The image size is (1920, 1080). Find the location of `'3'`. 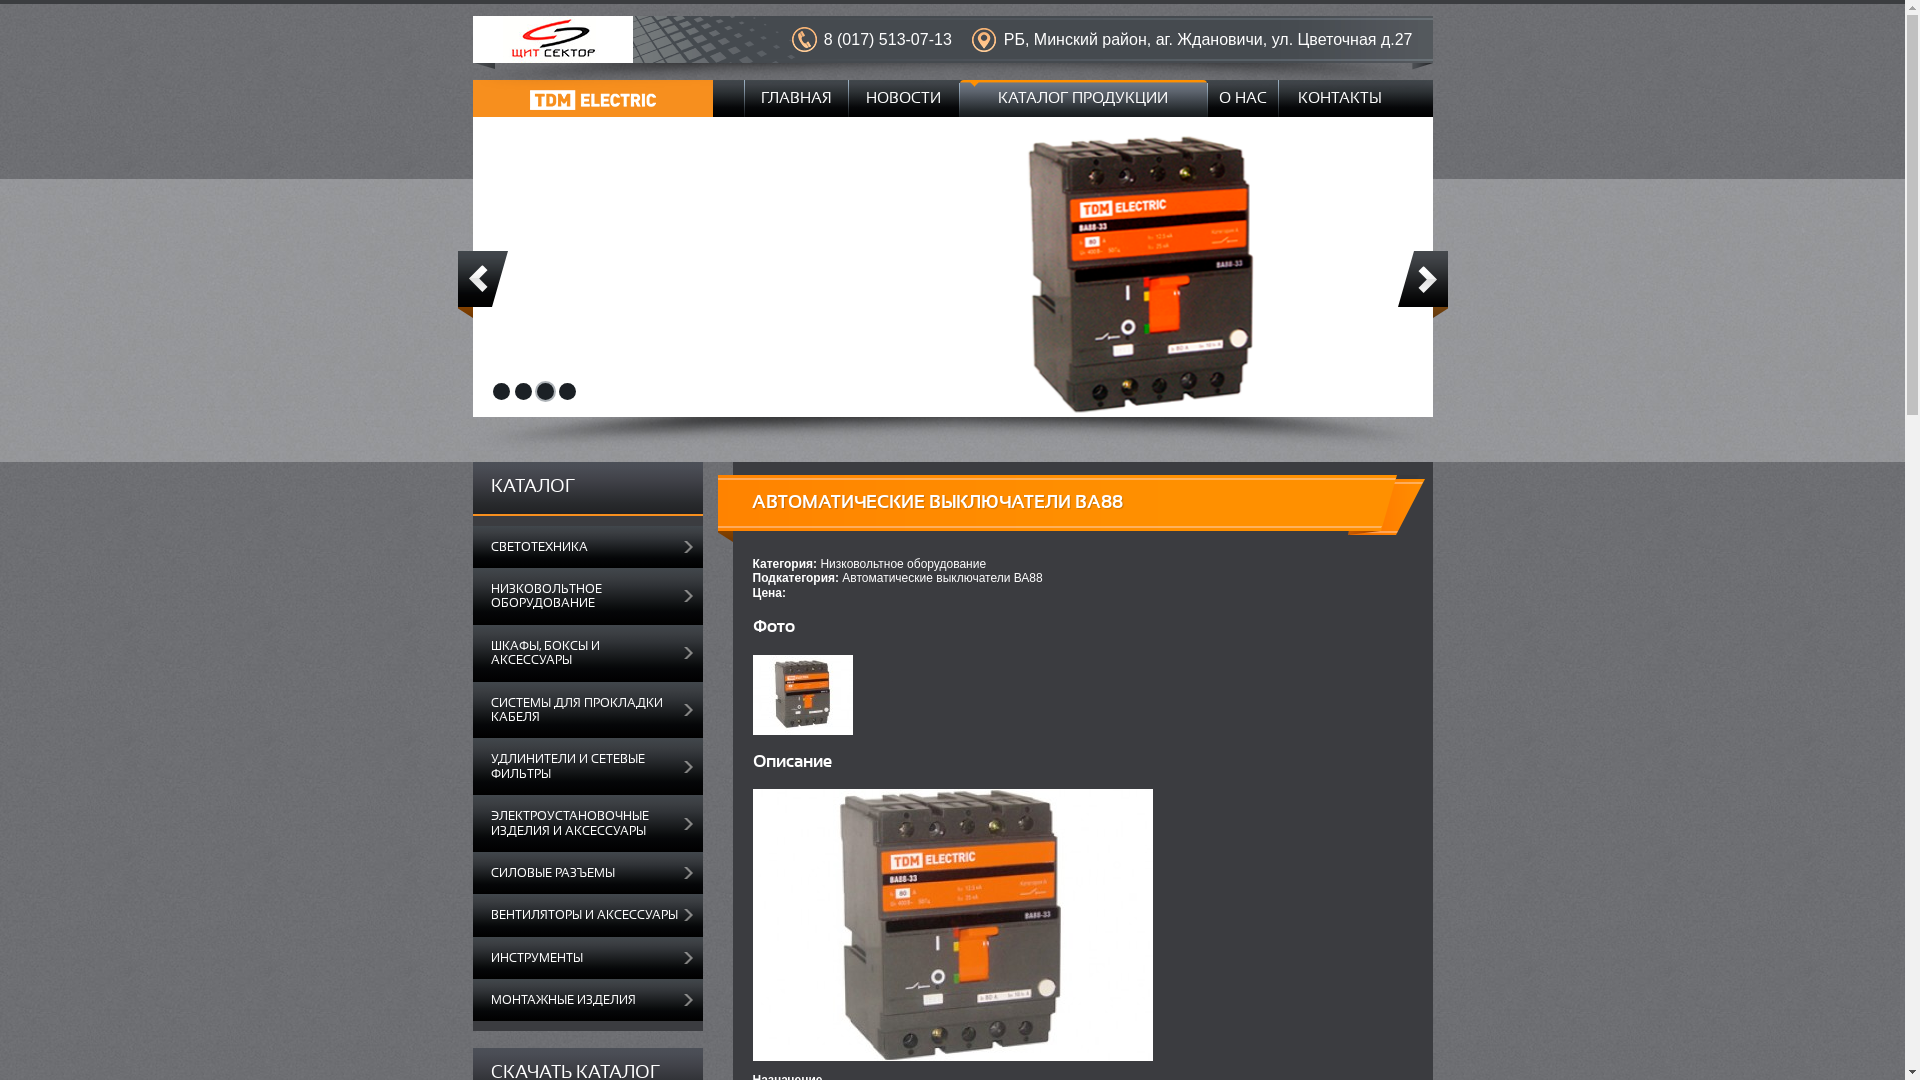

'3' is located at coordinates (544, 391).